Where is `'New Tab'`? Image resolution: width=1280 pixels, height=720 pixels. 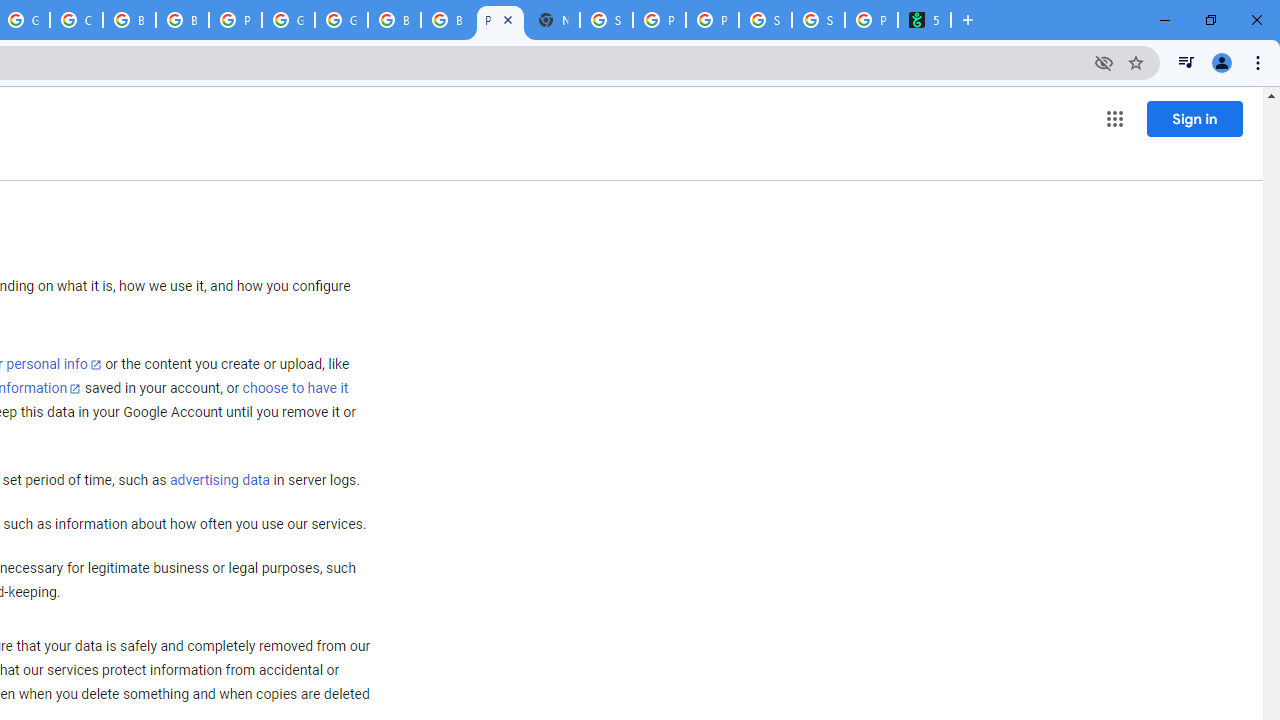 'New Tab' is located at coordinates (553, 20).